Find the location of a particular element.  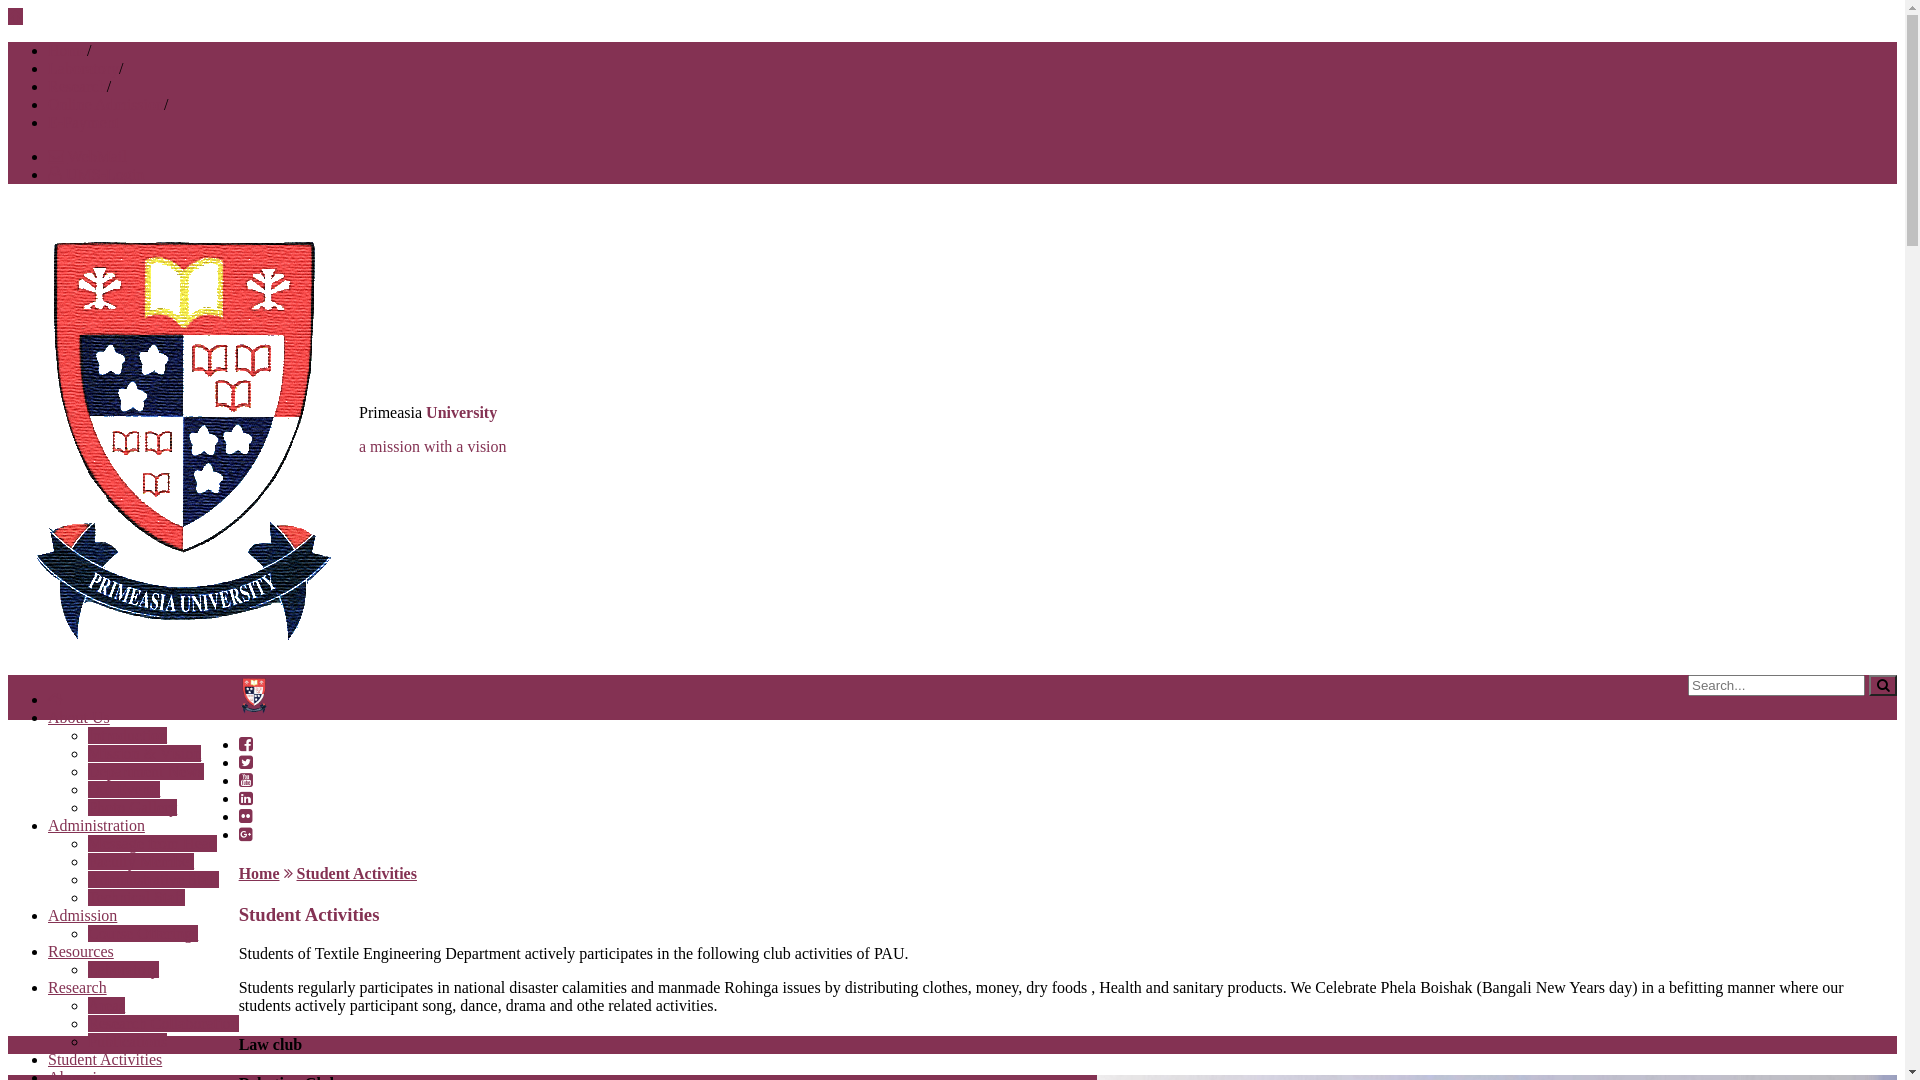

'Home' is located at coordinates (258, 872).